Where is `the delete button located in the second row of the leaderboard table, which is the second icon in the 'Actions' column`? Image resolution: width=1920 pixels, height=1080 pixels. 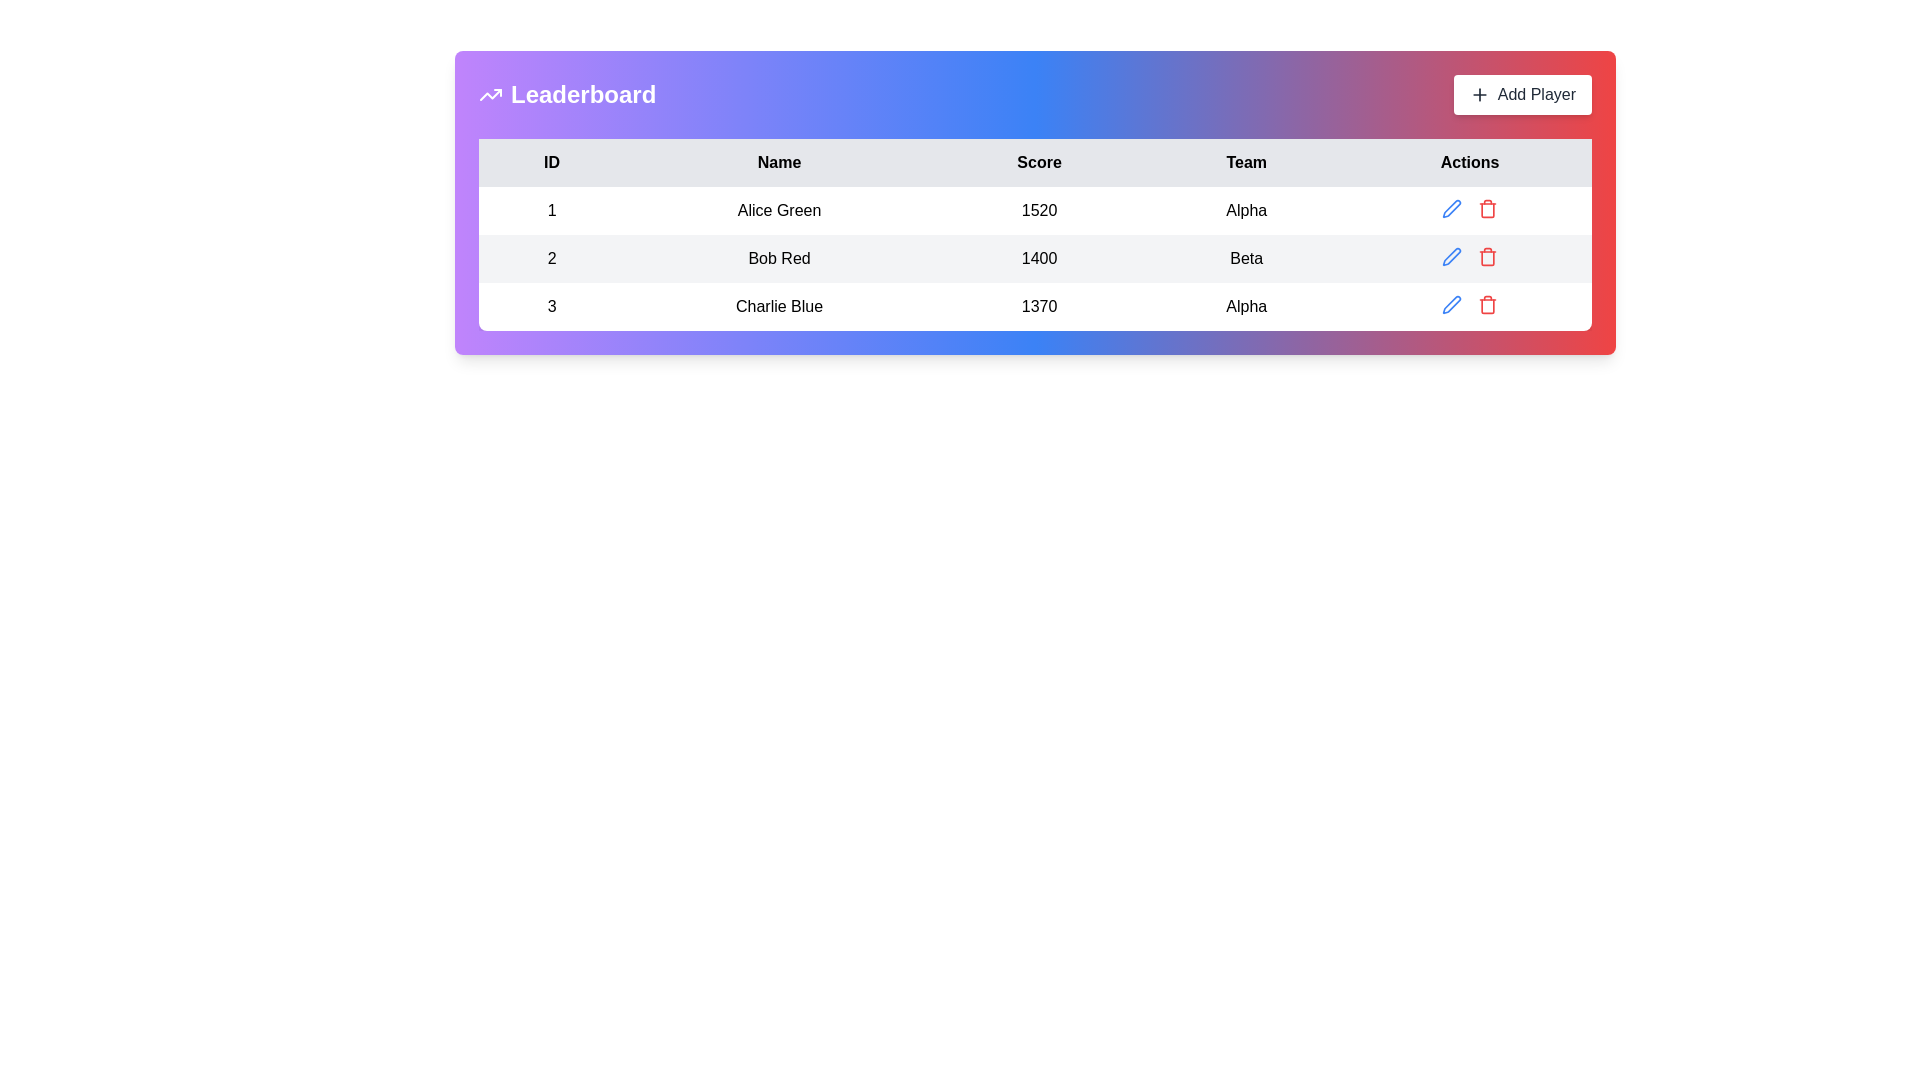 the delete button located in the second row of the leaderboard table, which is the second icon in the 'Actions' column is located at coordinates (1488, 256).